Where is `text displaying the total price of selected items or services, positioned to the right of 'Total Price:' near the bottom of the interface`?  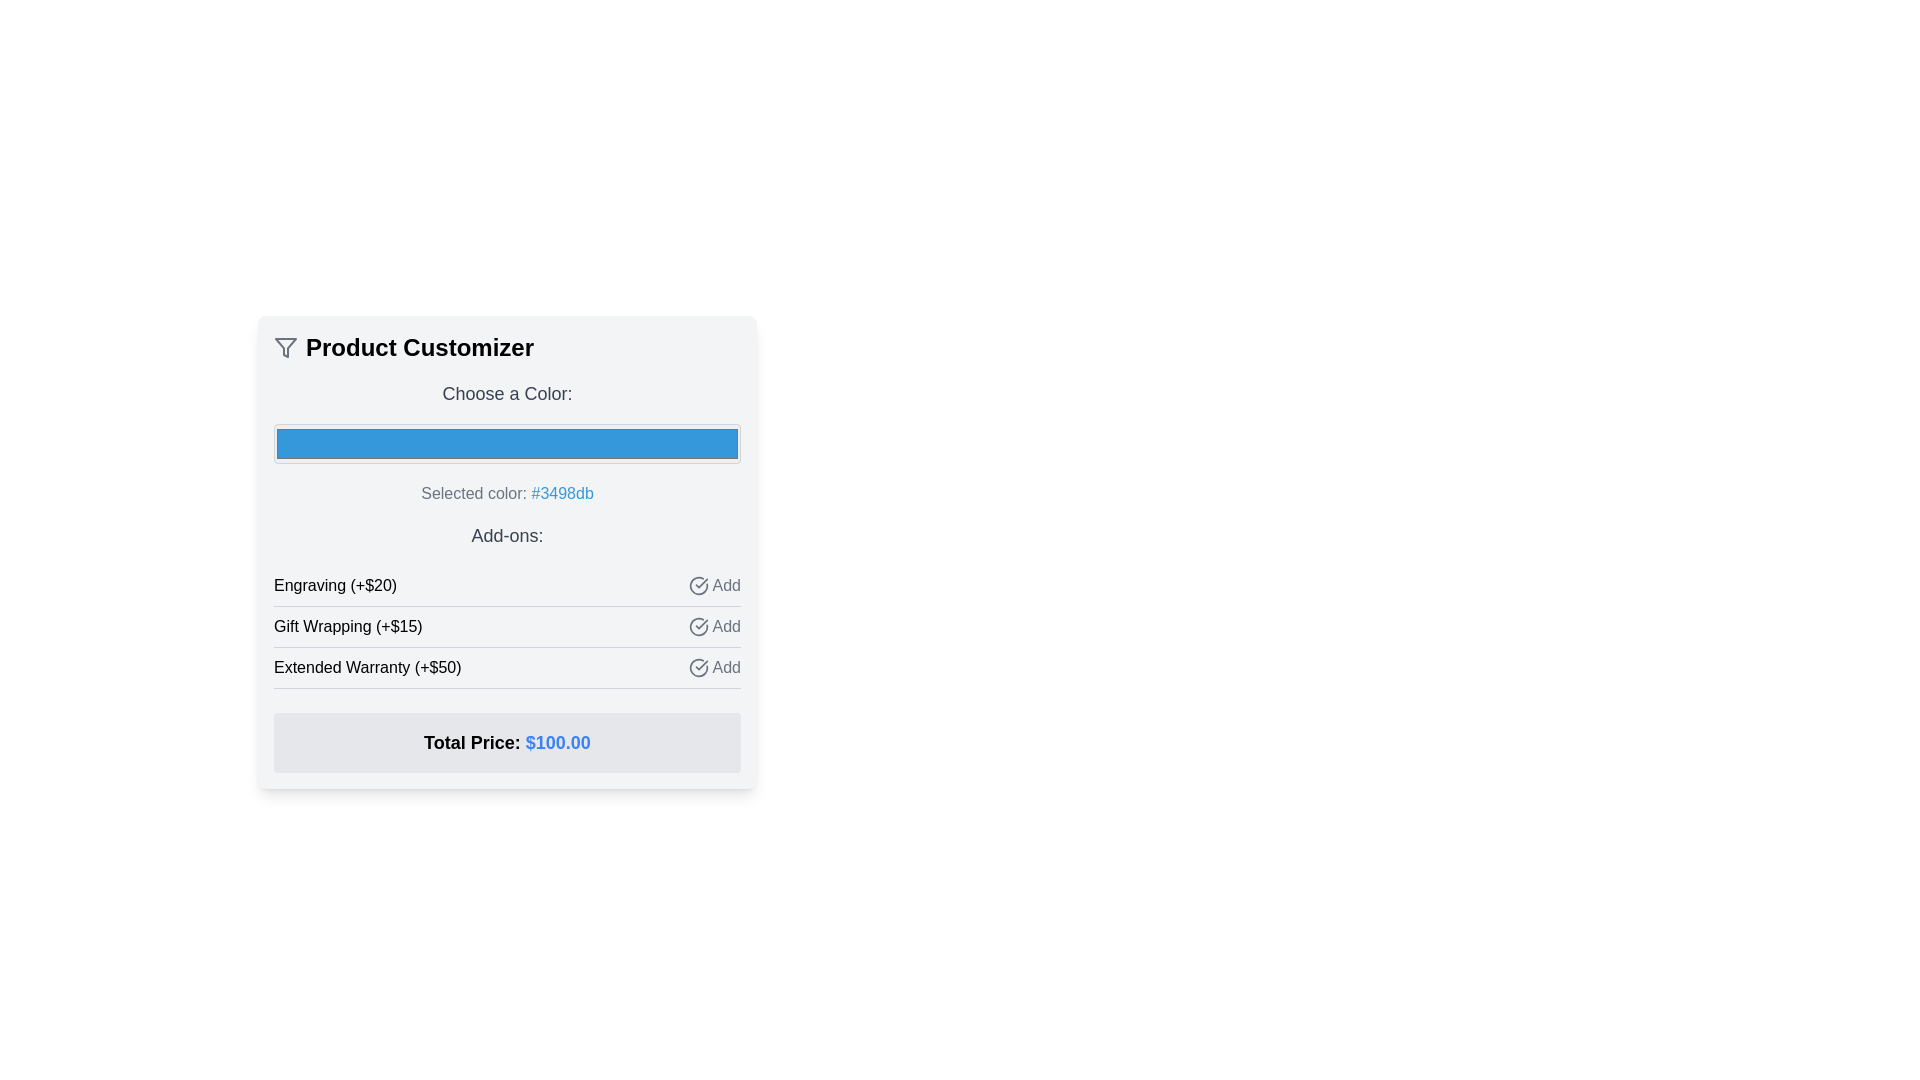 text displaying the total price of selected items or services, positioned to the right of 'Total Price:' near the bottom of the interface is located at coordinates (558, 743).